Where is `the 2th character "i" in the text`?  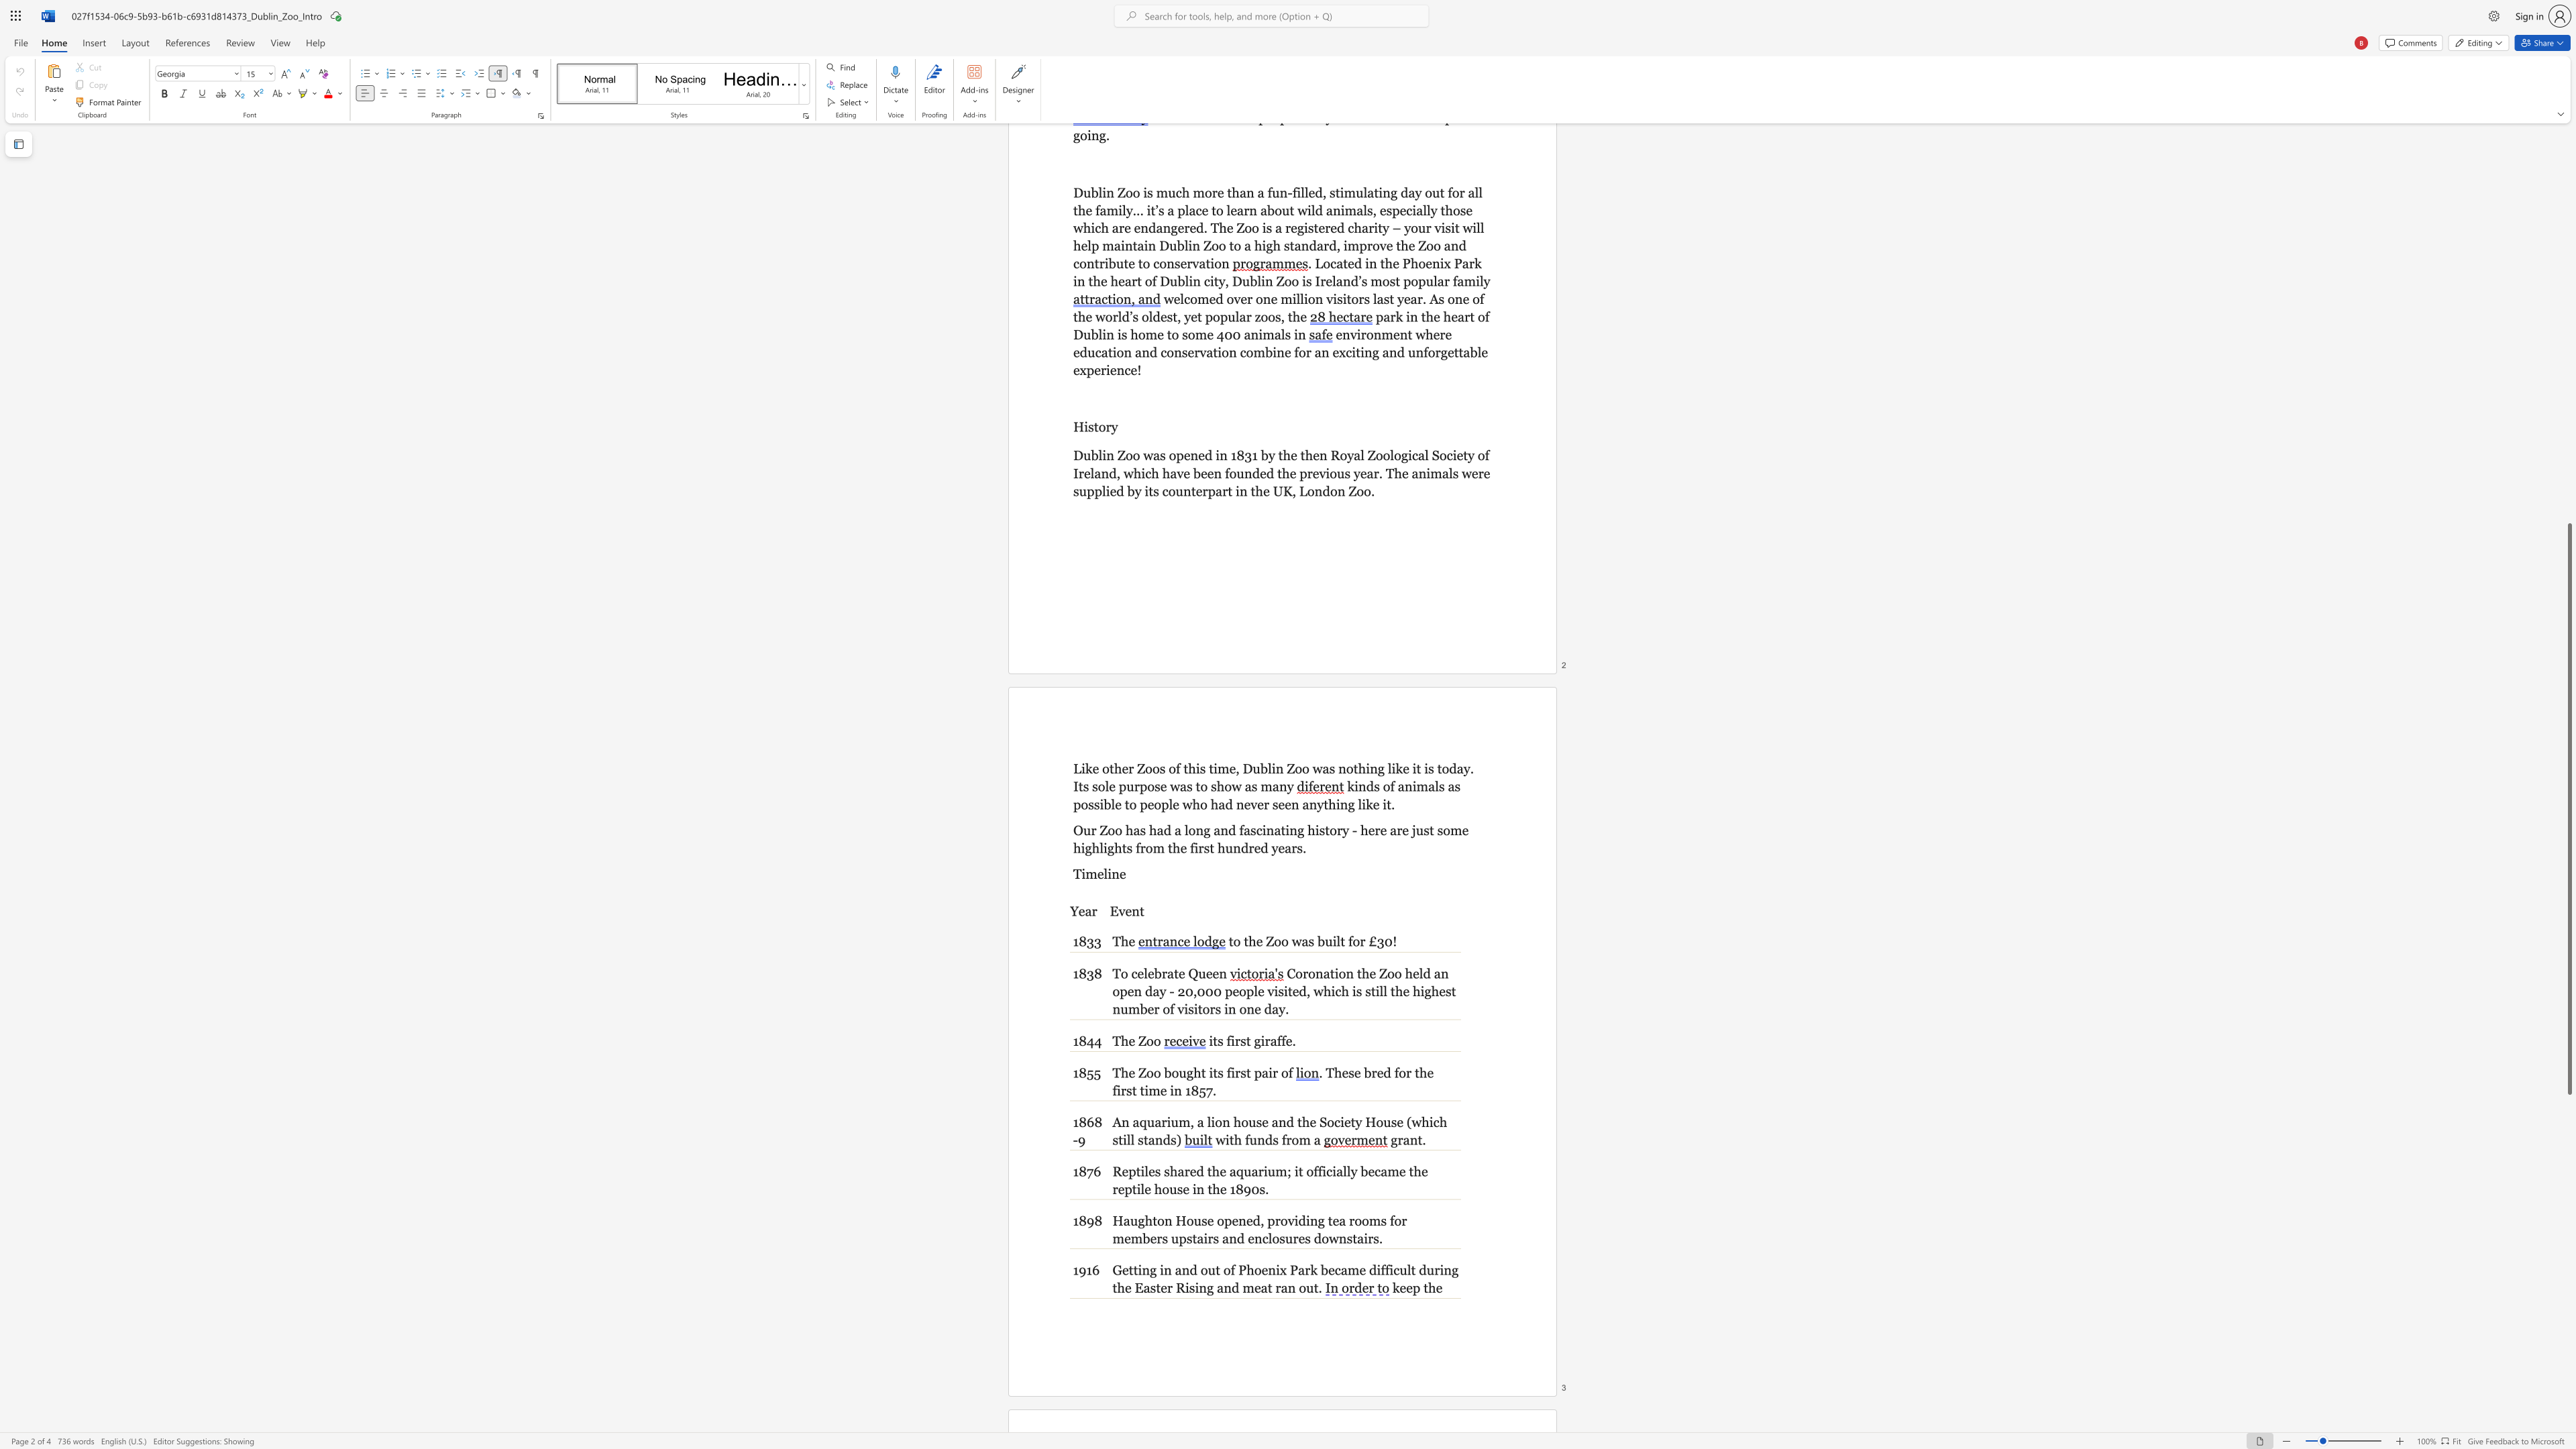 the 2th character "i" in the text is located at coordinates (1197, 768).